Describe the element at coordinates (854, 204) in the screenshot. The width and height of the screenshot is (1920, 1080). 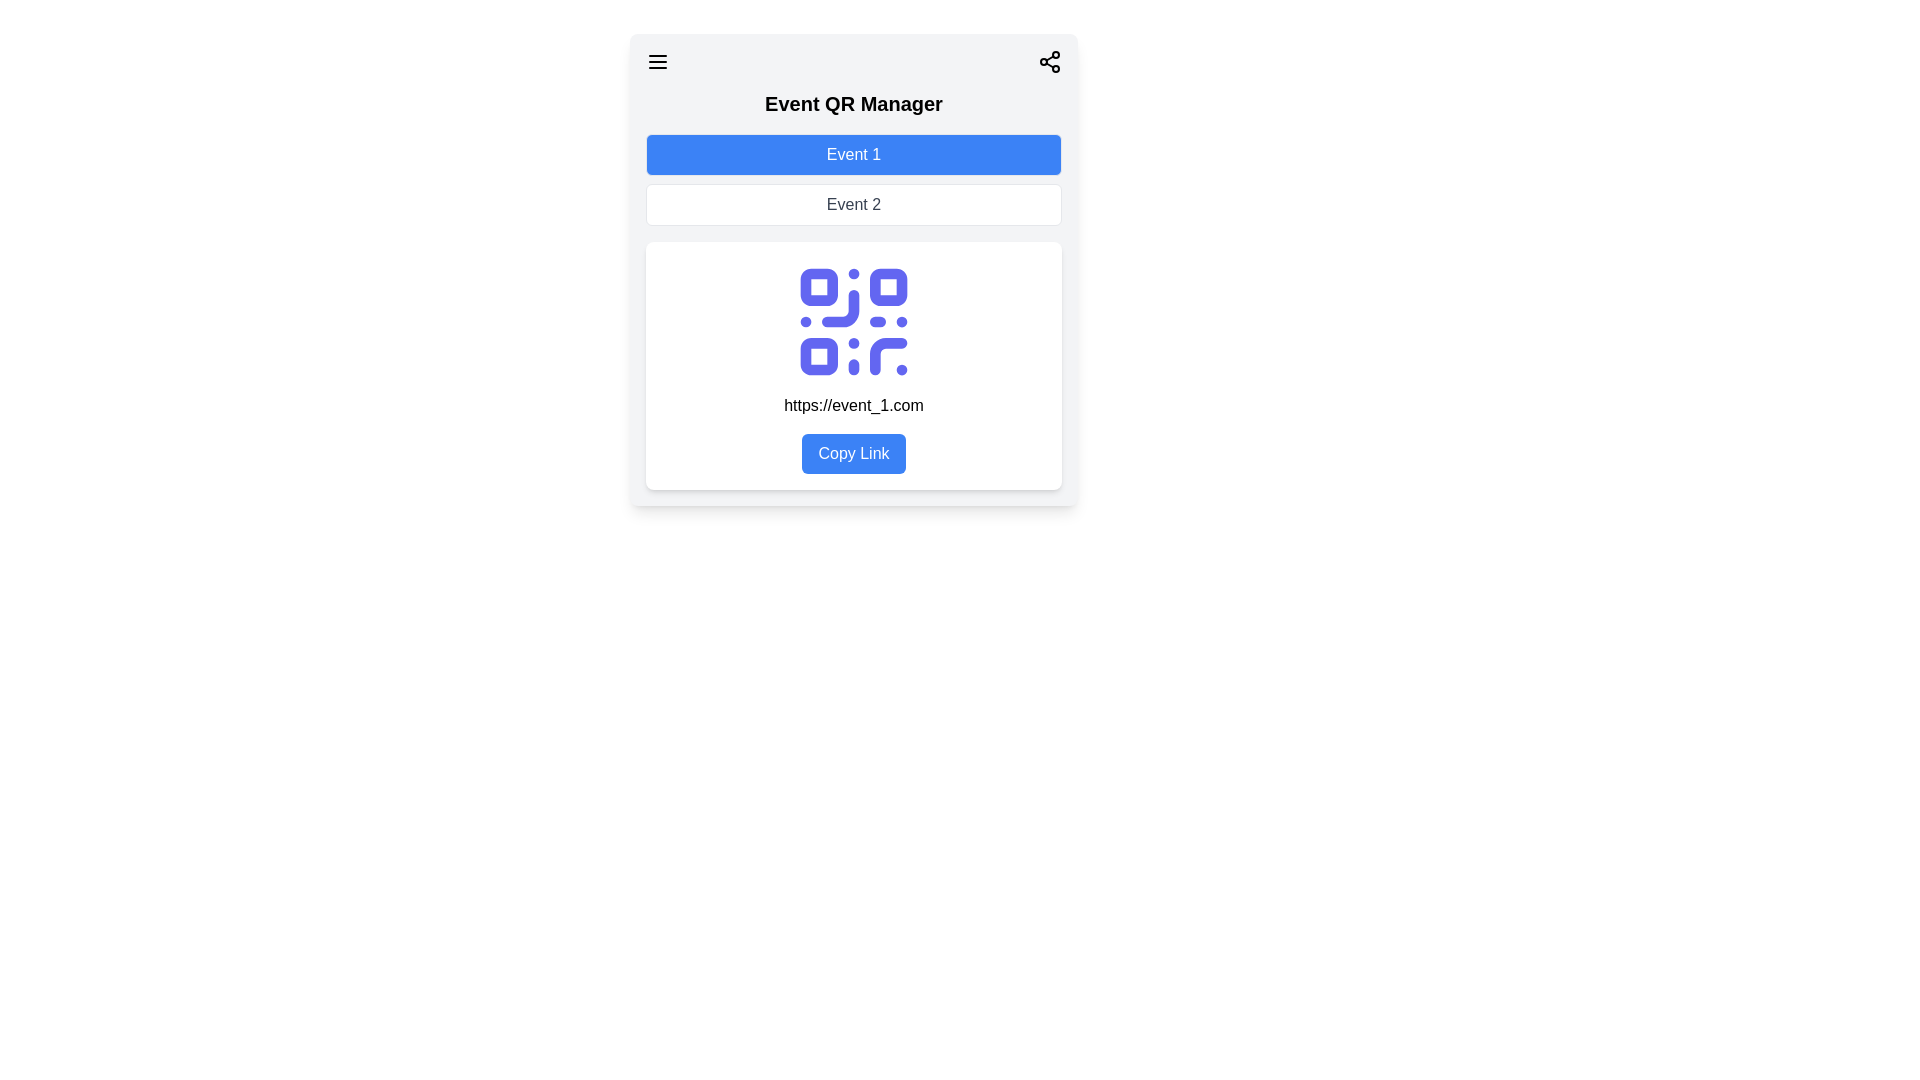
I see `the button labeled 'Event 2' which is a rounded rectangle with a white background and gray text, positioned below the 'Event 1' button` at that location.